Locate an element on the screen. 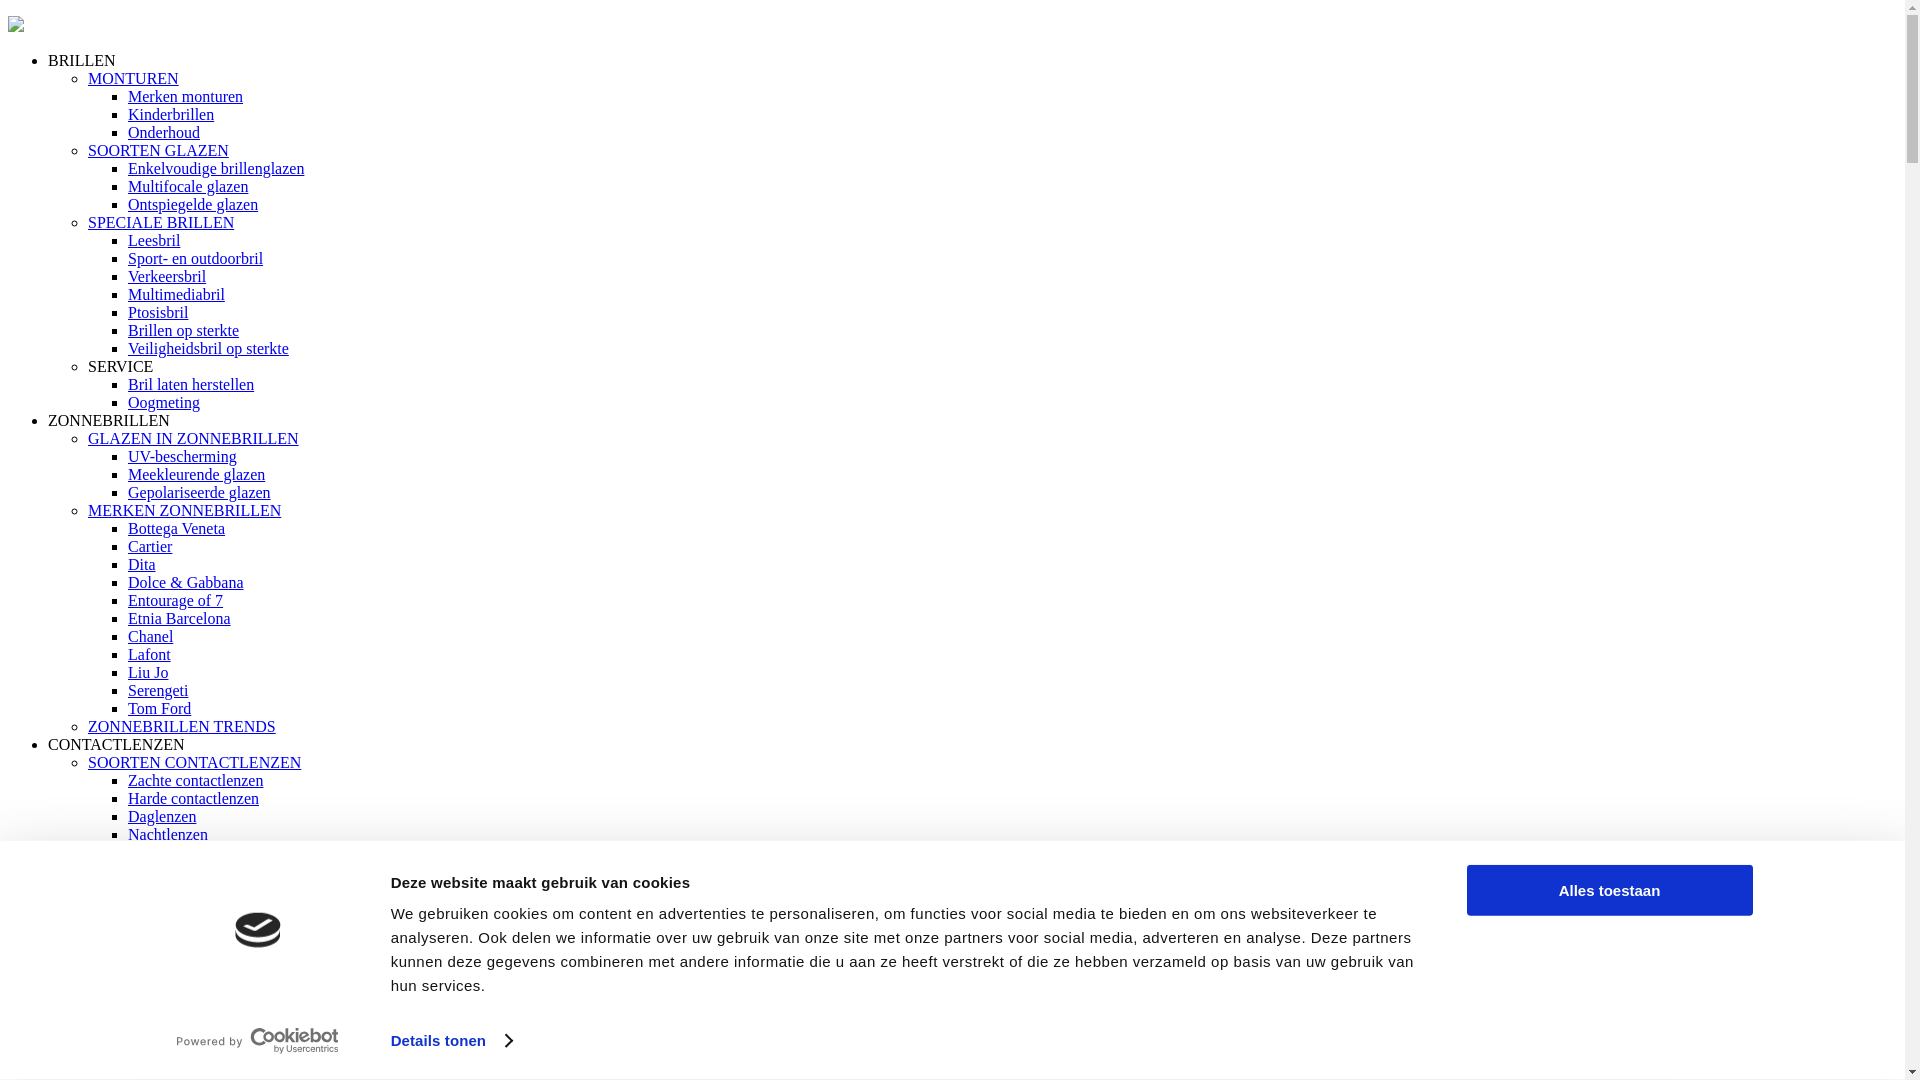  'Entourage of 7' is located at coordinates (175, 599).